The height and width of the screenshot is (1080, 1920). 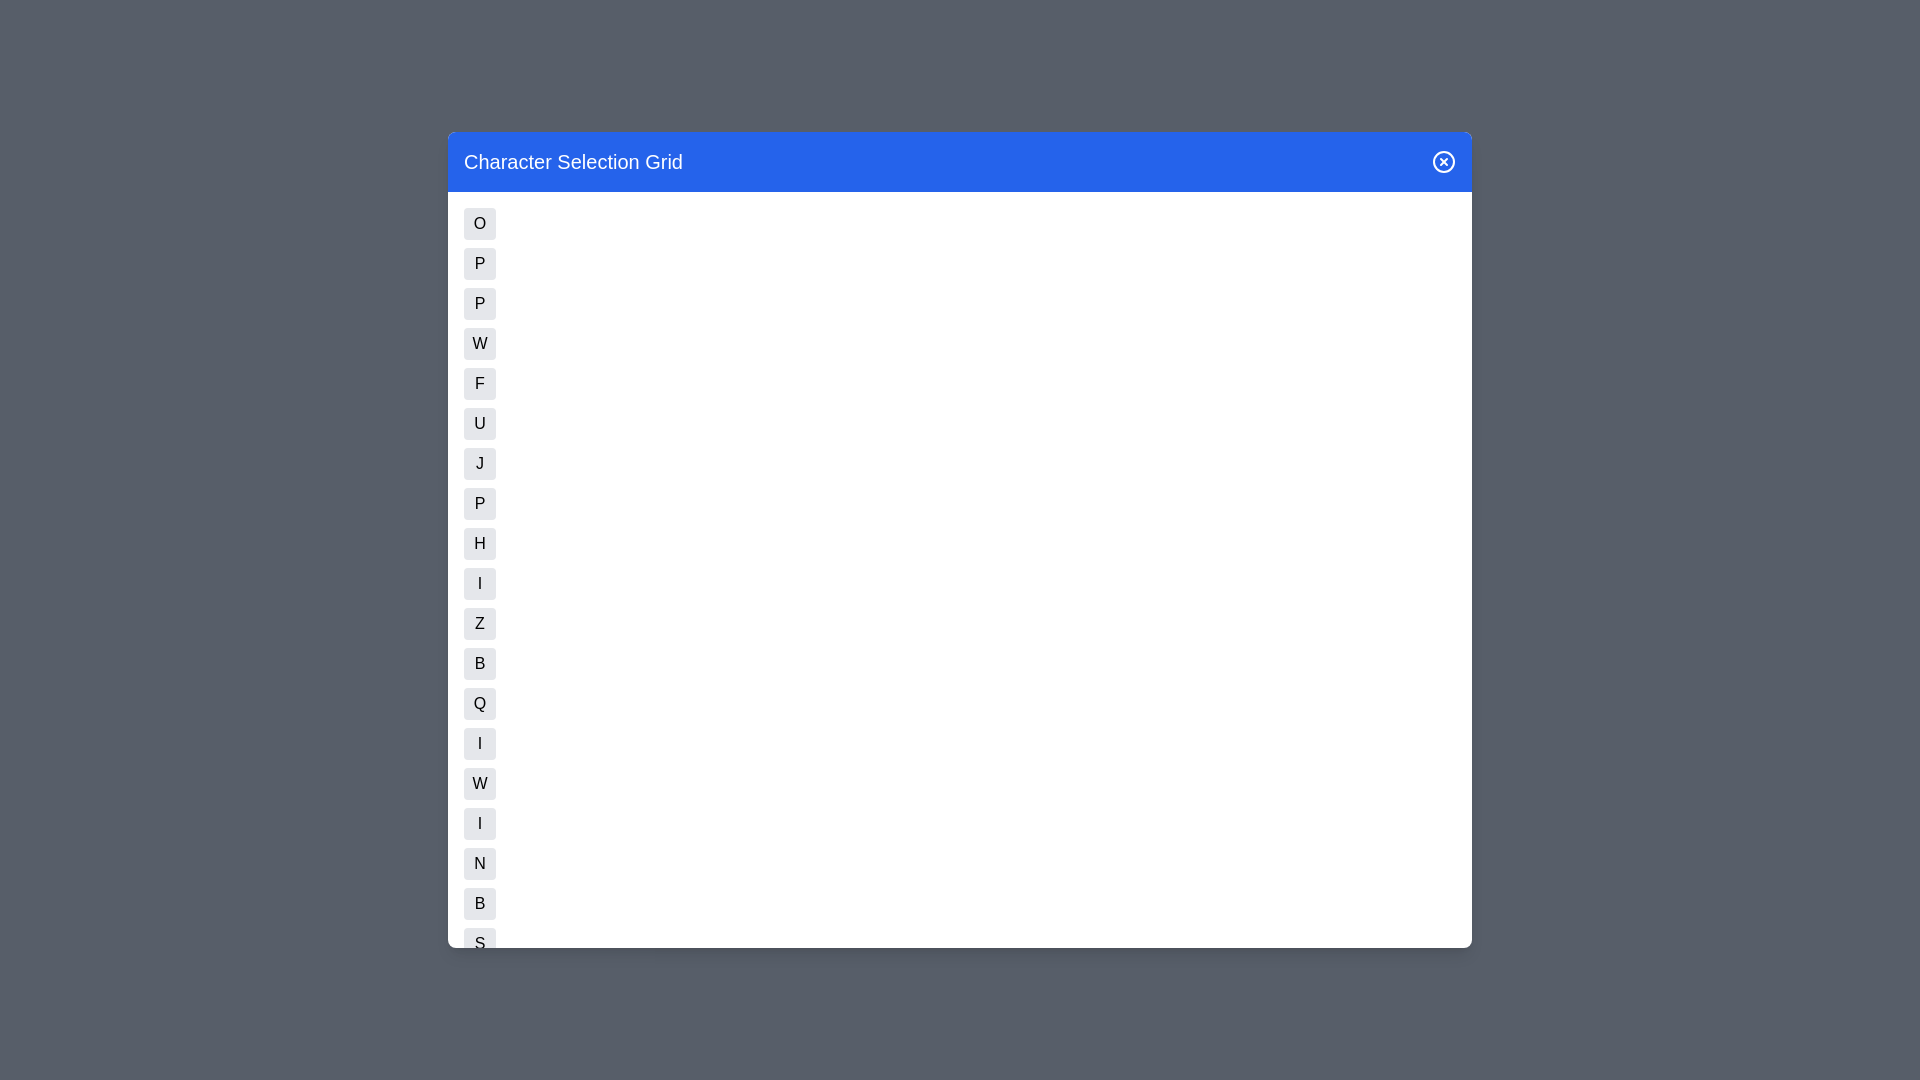 I want to click on the button corresponding to character J, so click(x=480, y=463).